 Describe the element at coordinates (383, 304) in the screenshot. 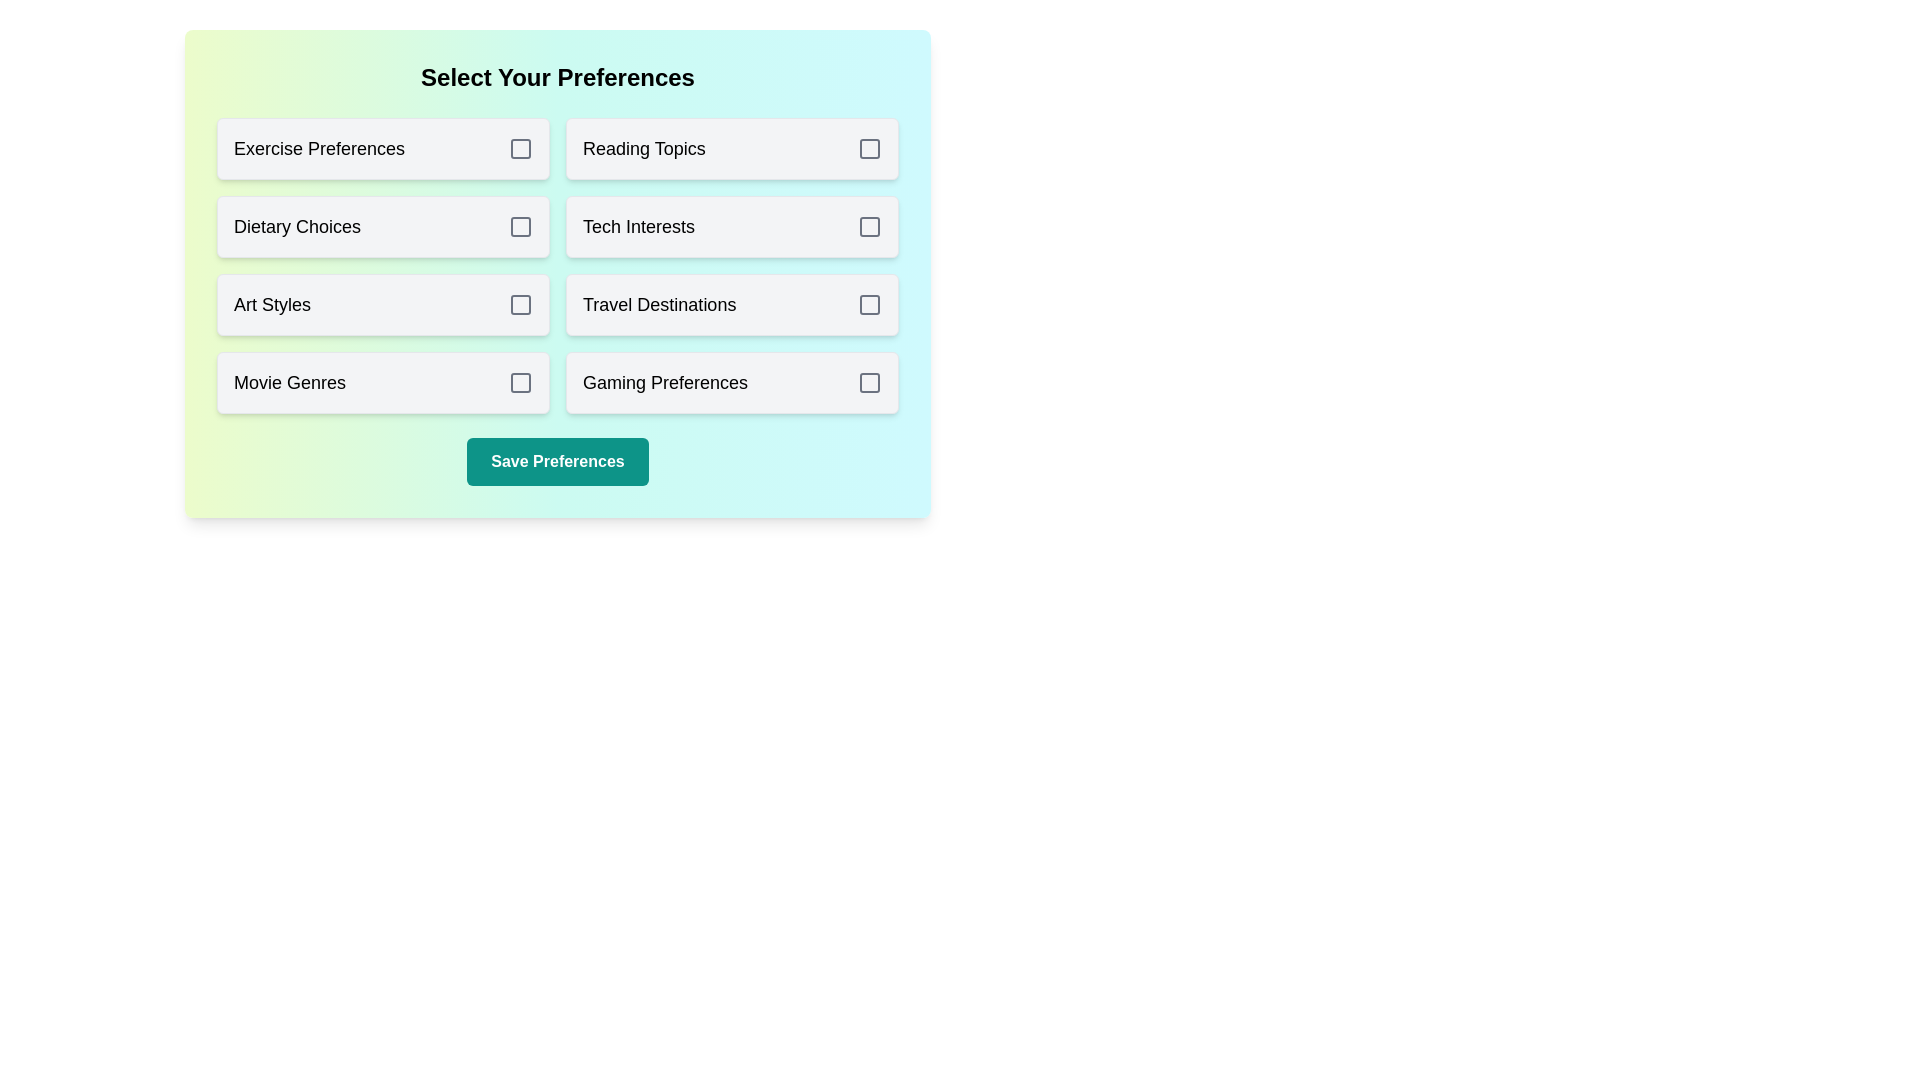

I see `the option Art Styles to observe its hover effect` at that location.